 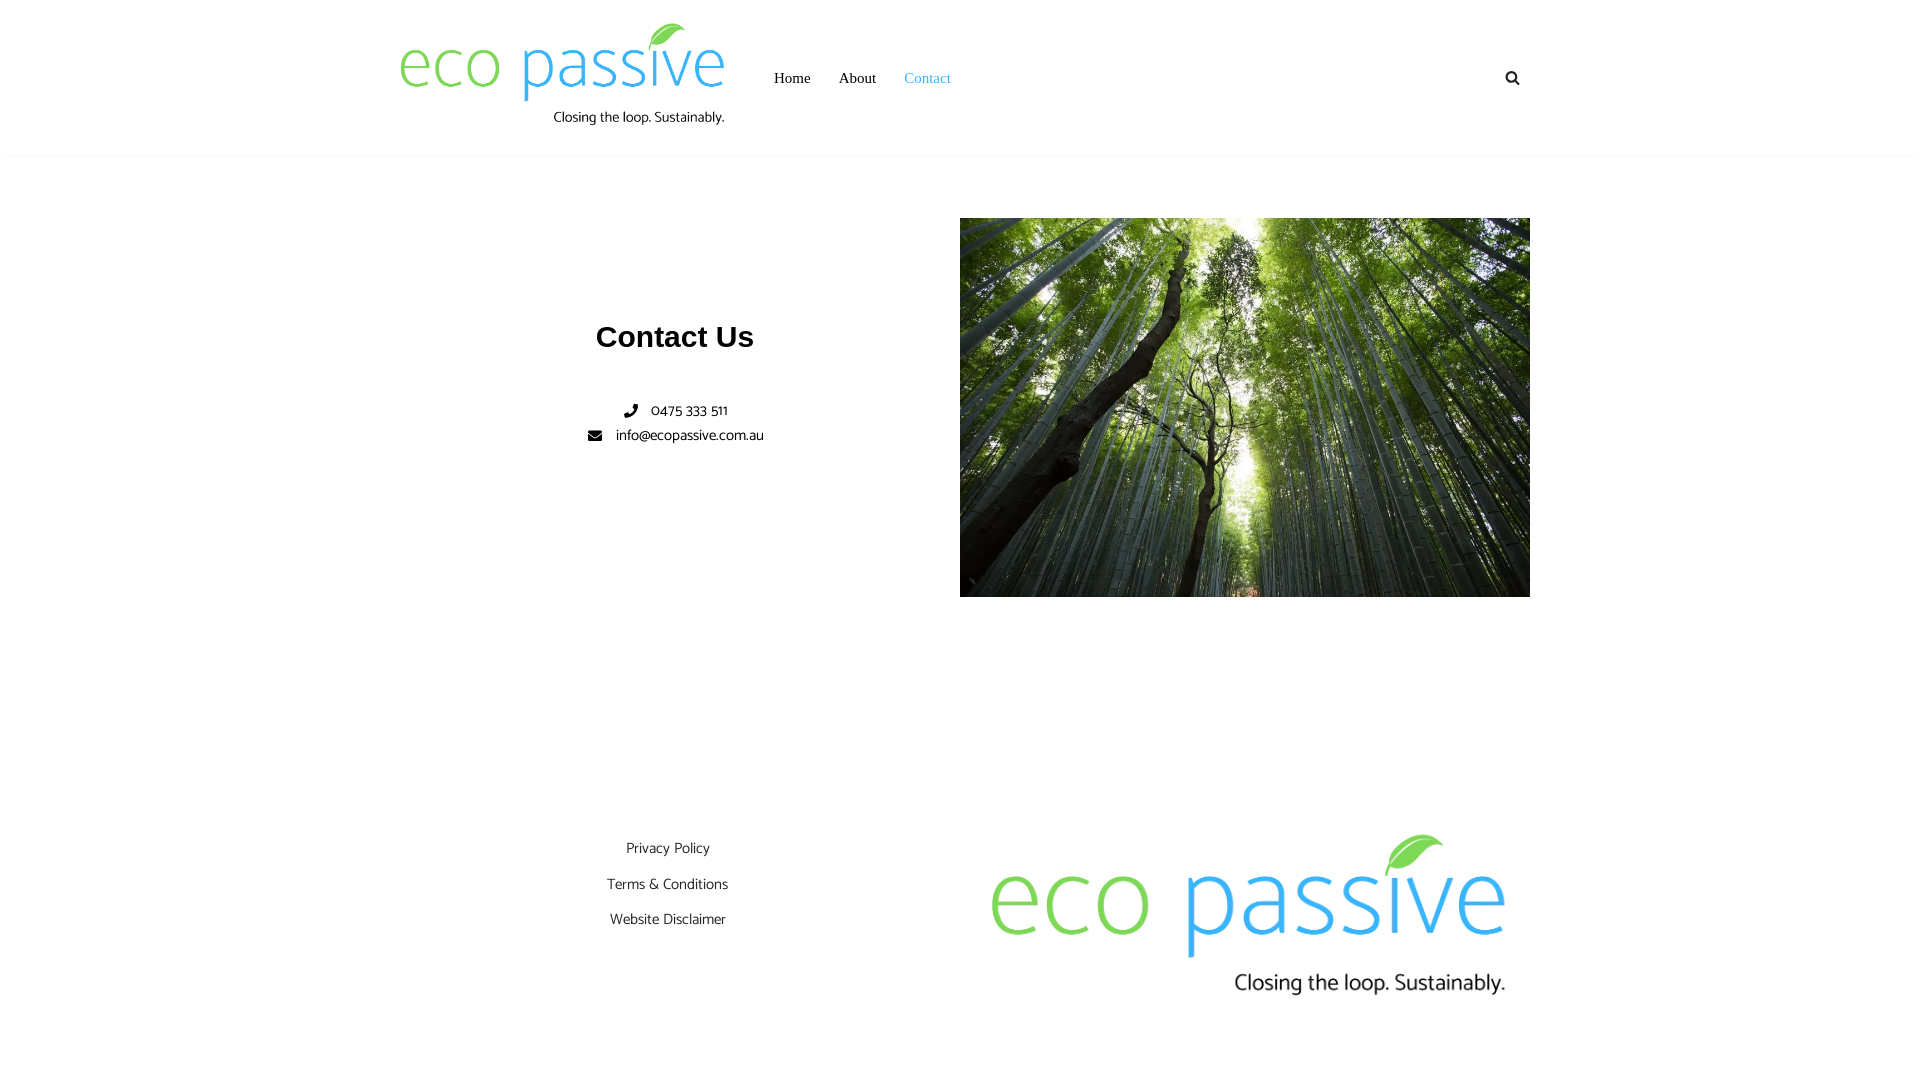 What do you see at coordinates (902, 76) in the screenshot?
I see `'Contact'` at bounding box center [902, 76].